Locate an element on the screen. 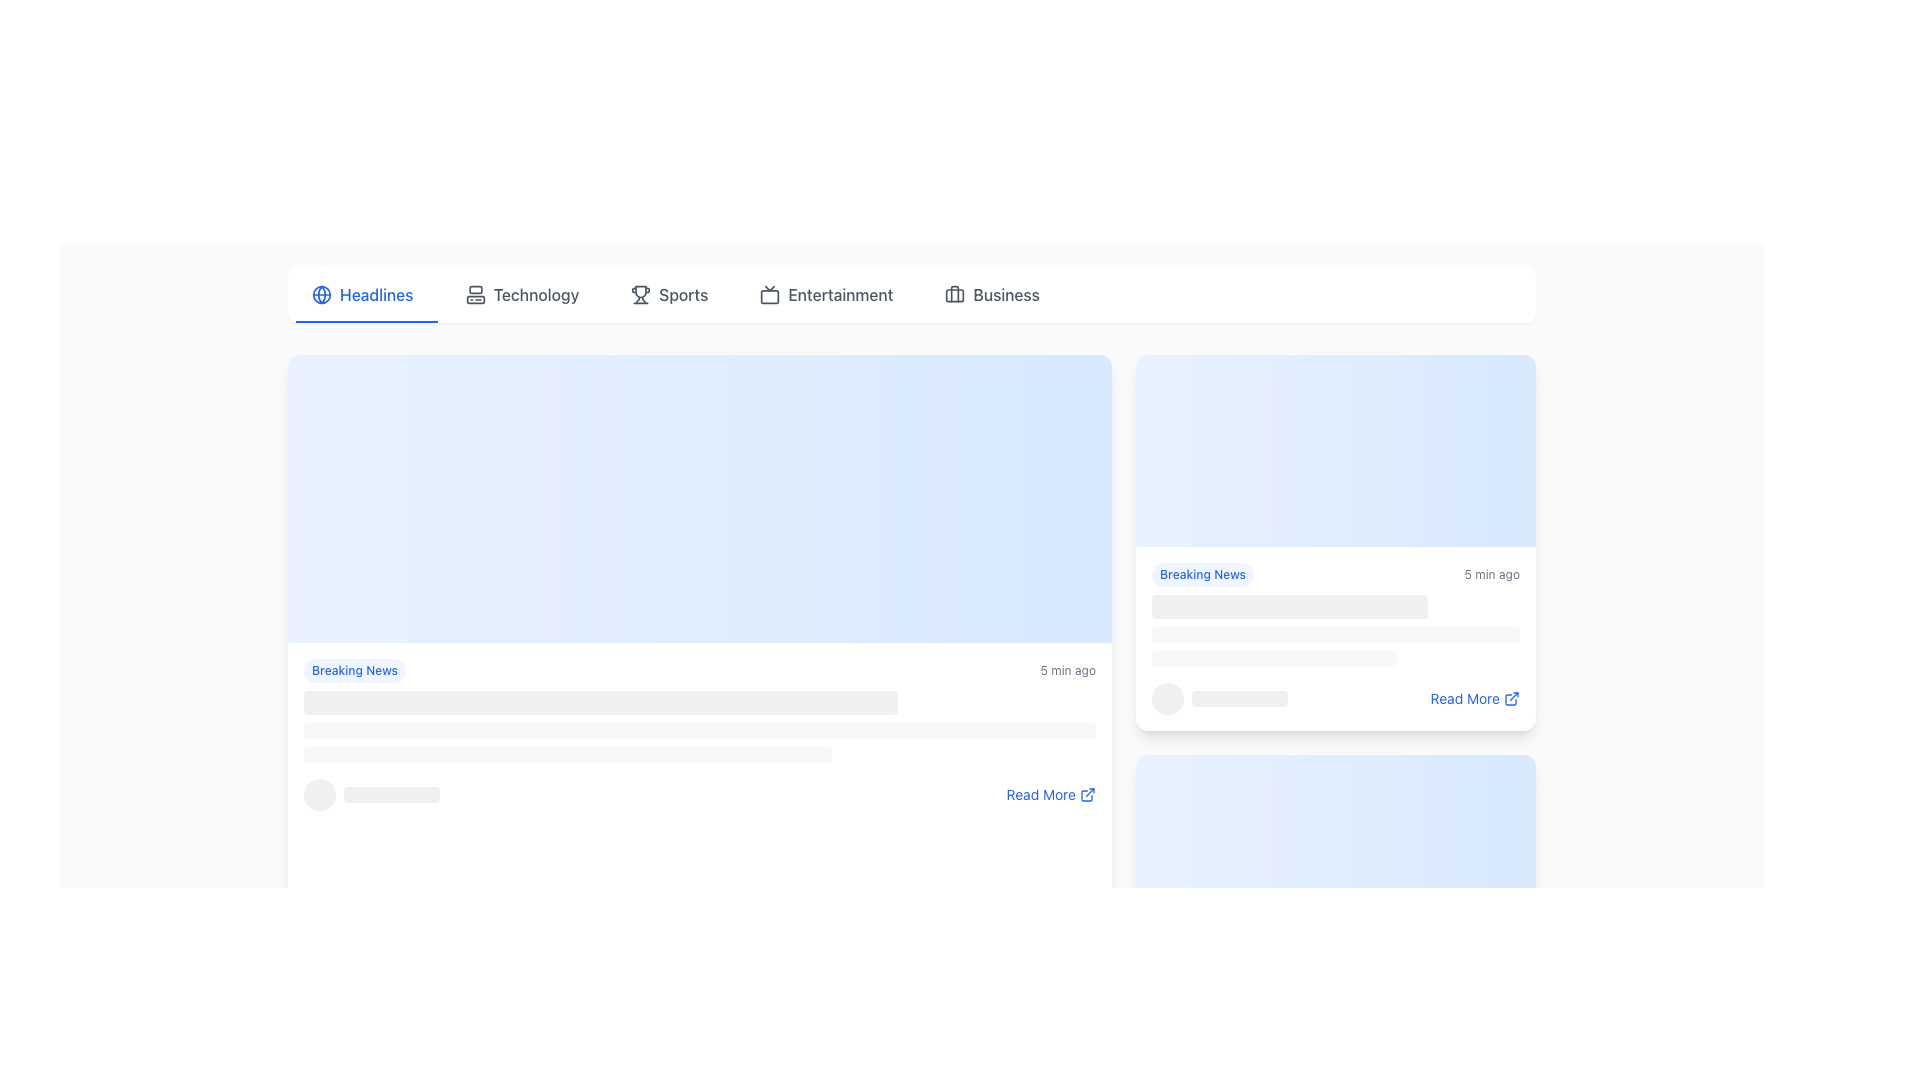 The height and width of the screenshot is (1080, 1920). the trophy icon, which is part of the 'Sports' button in the horizontal navigation menu located near the top of the interface is located at coordinates (641, 294).